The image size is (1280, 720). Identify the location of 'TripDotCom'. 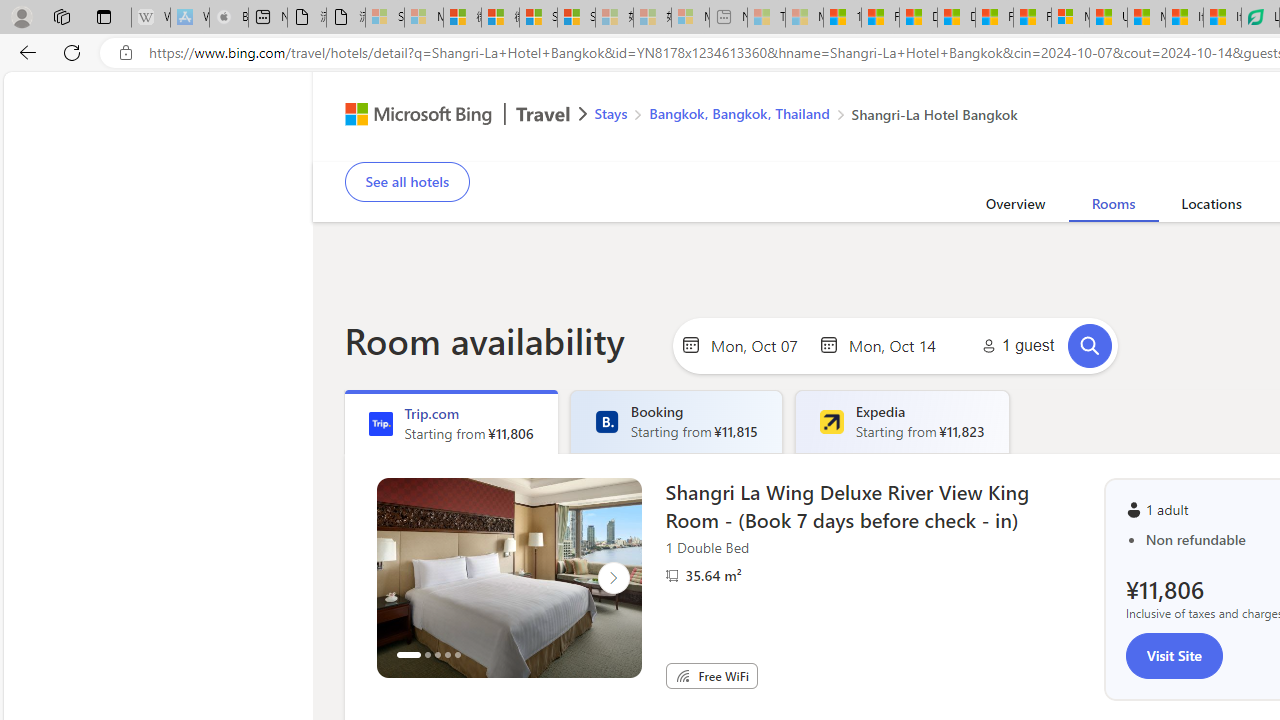
(380, 423).